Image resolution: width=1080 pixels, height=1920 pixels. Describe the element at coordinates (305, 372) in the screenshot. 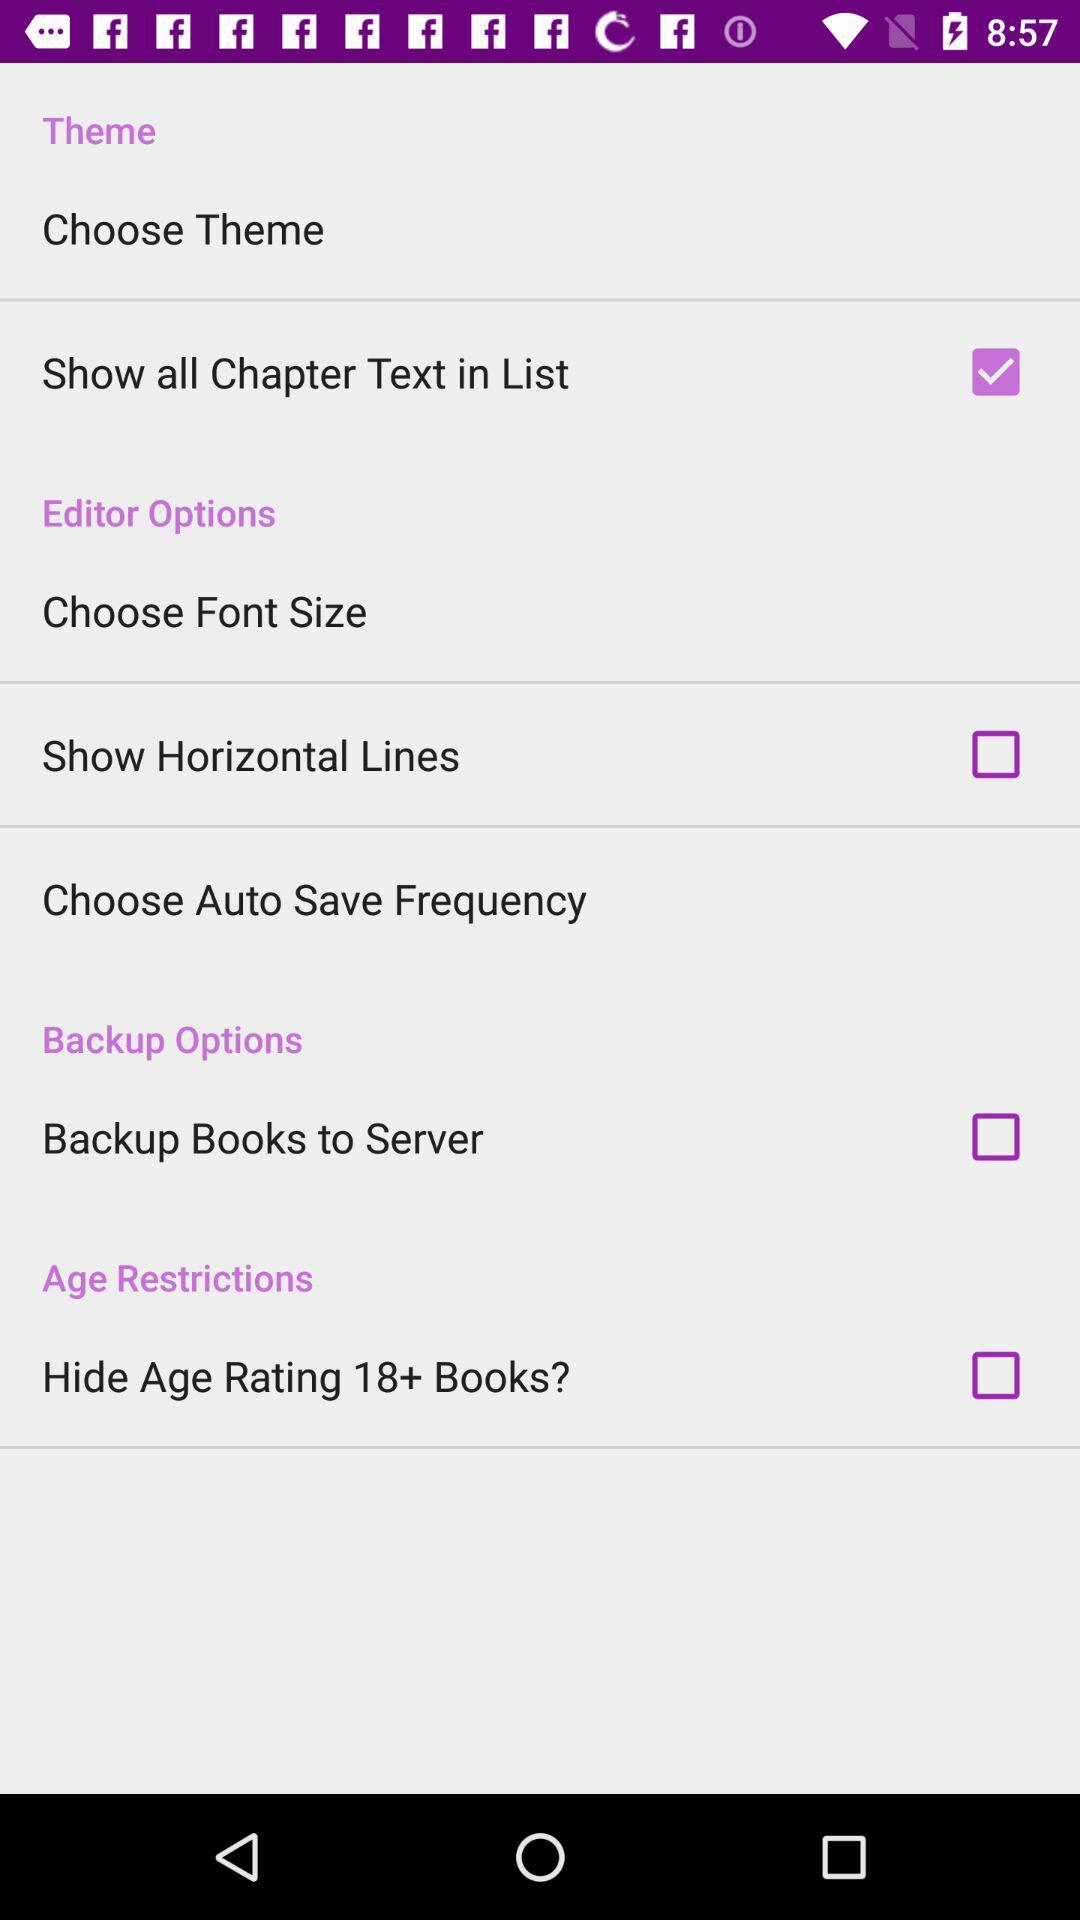

I see `show all chapter icon` at that location.